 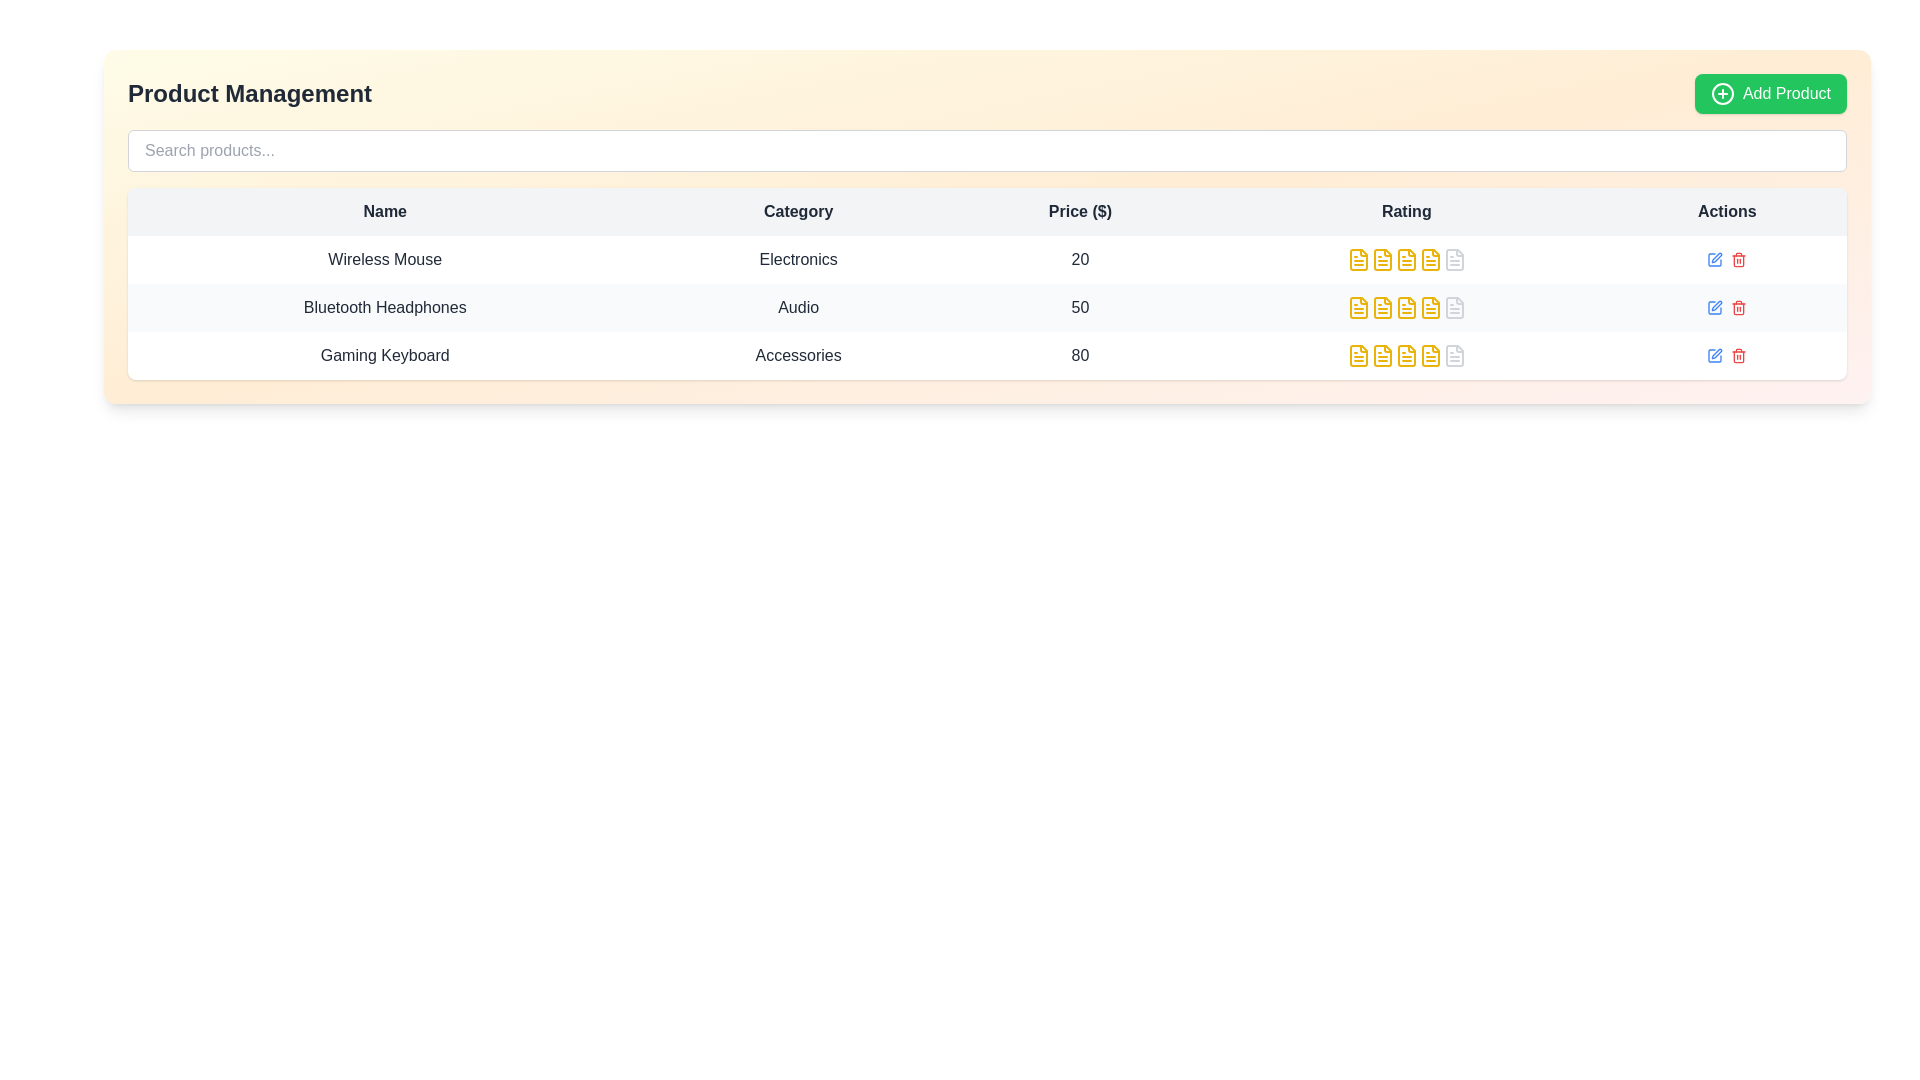 I want to click on the 'Audio' text label, which is centrally aligned in the second column of the 'Bluetooth Headphones' row in the table, so click(x=797, y=308).